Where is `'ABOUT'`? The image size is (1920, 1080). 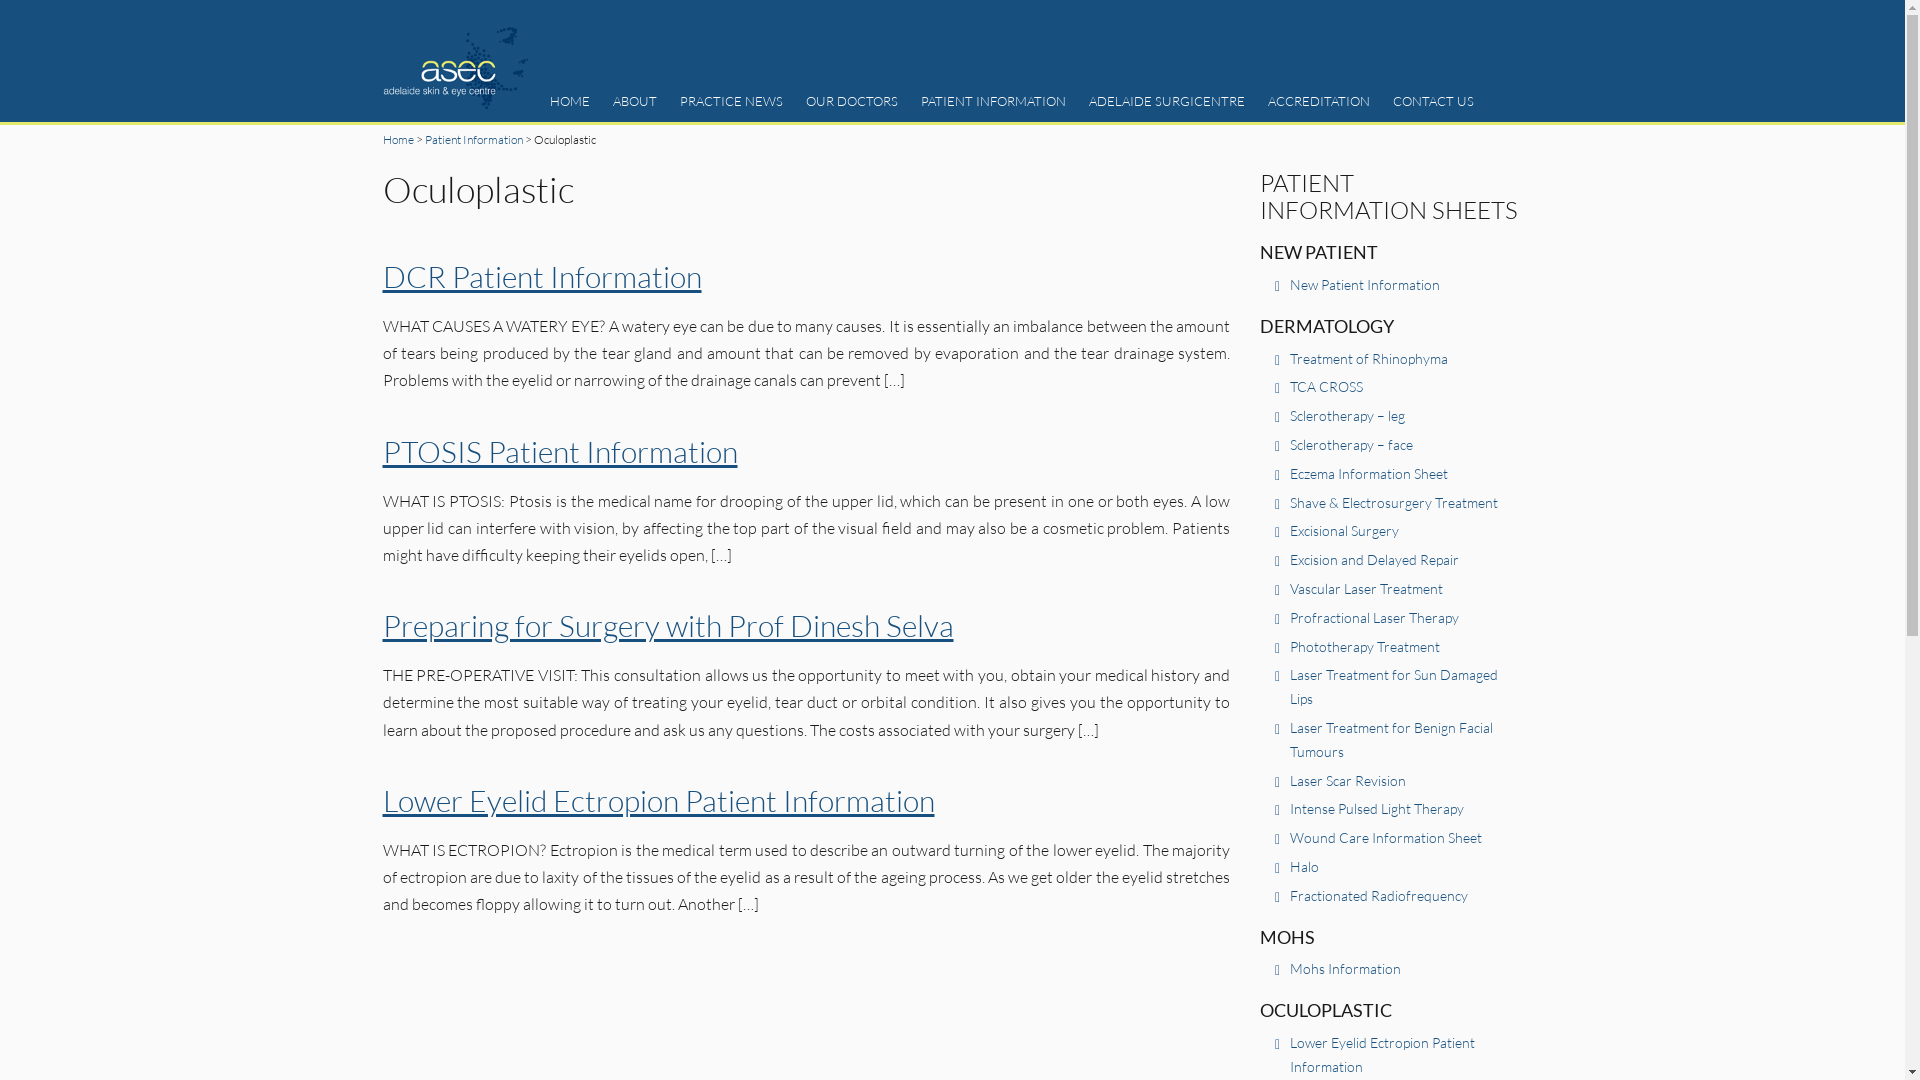 'ABOUT' is located at coordinates (602, 100).